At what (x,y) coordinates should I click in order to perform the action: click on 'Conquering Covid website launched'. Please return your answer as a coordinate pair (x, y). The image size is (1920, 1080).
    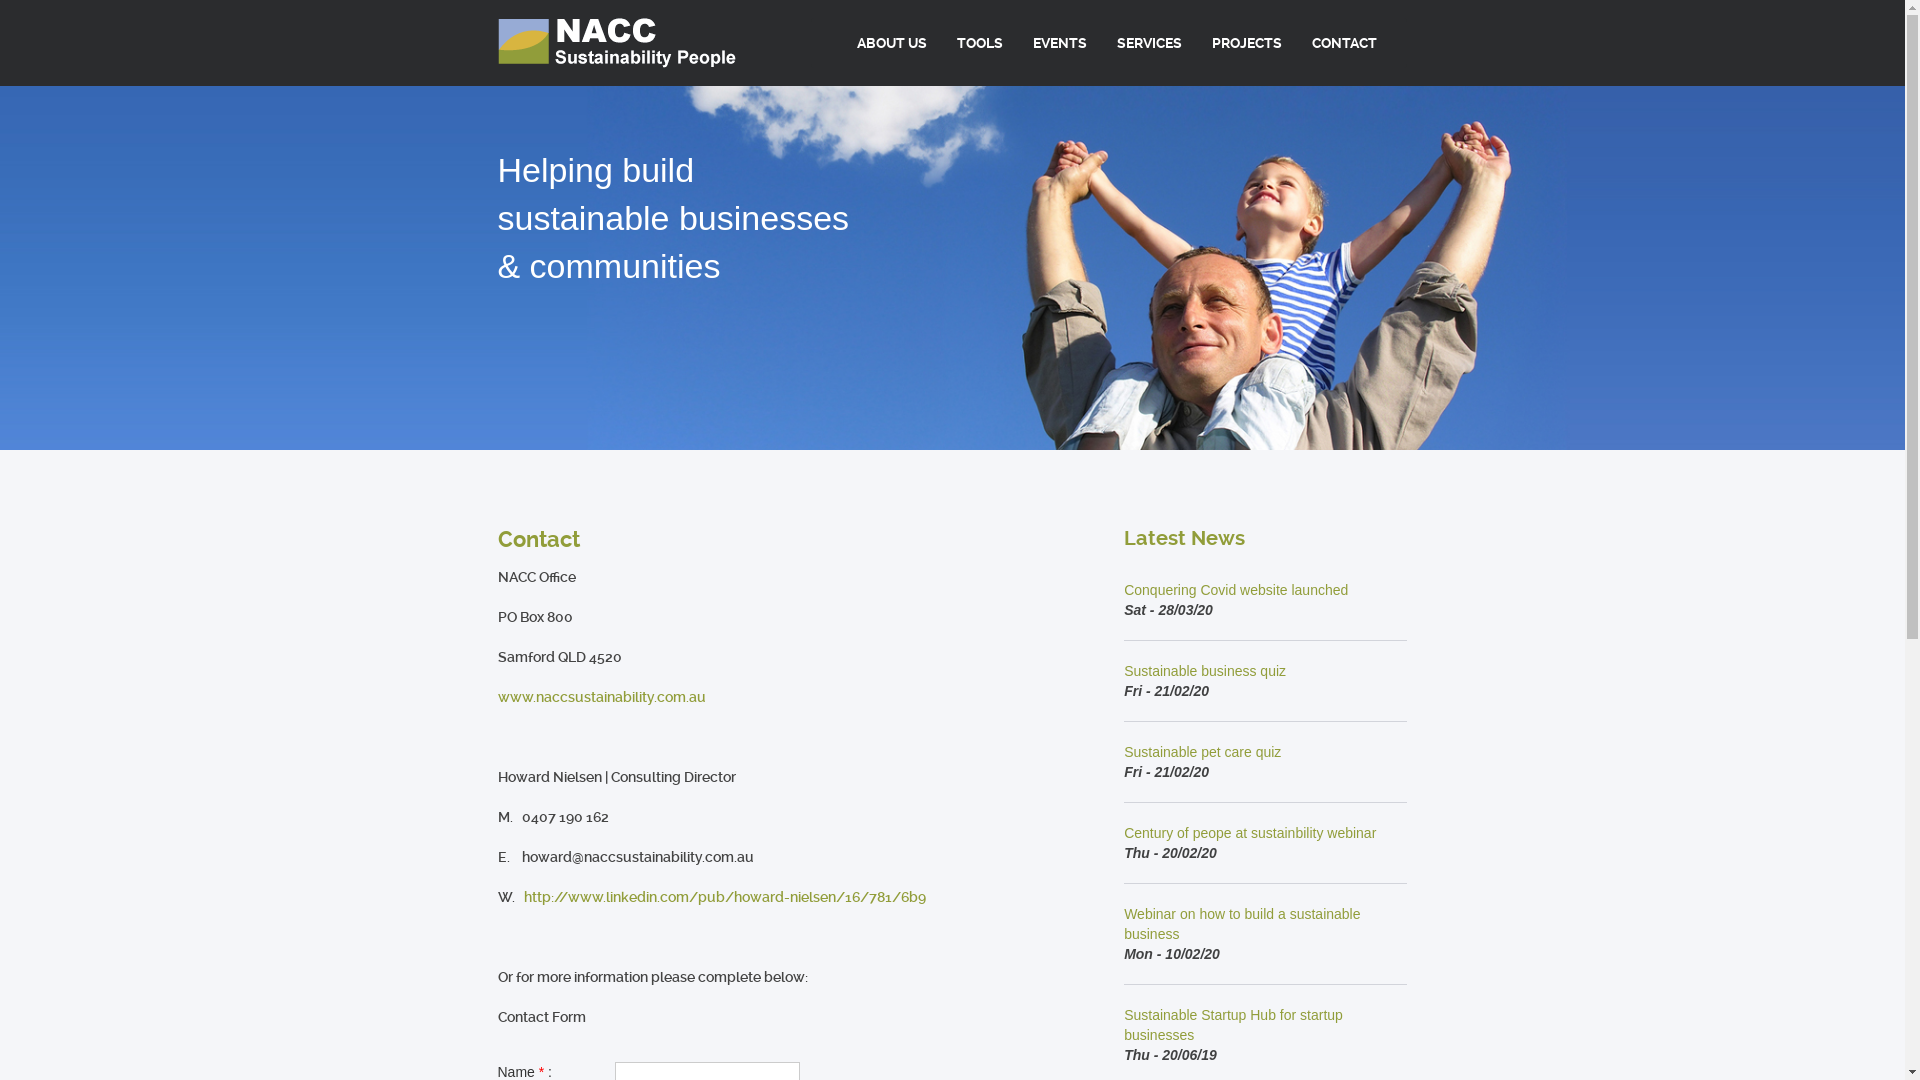
    Looking at the image, I should click on (1235, 589).